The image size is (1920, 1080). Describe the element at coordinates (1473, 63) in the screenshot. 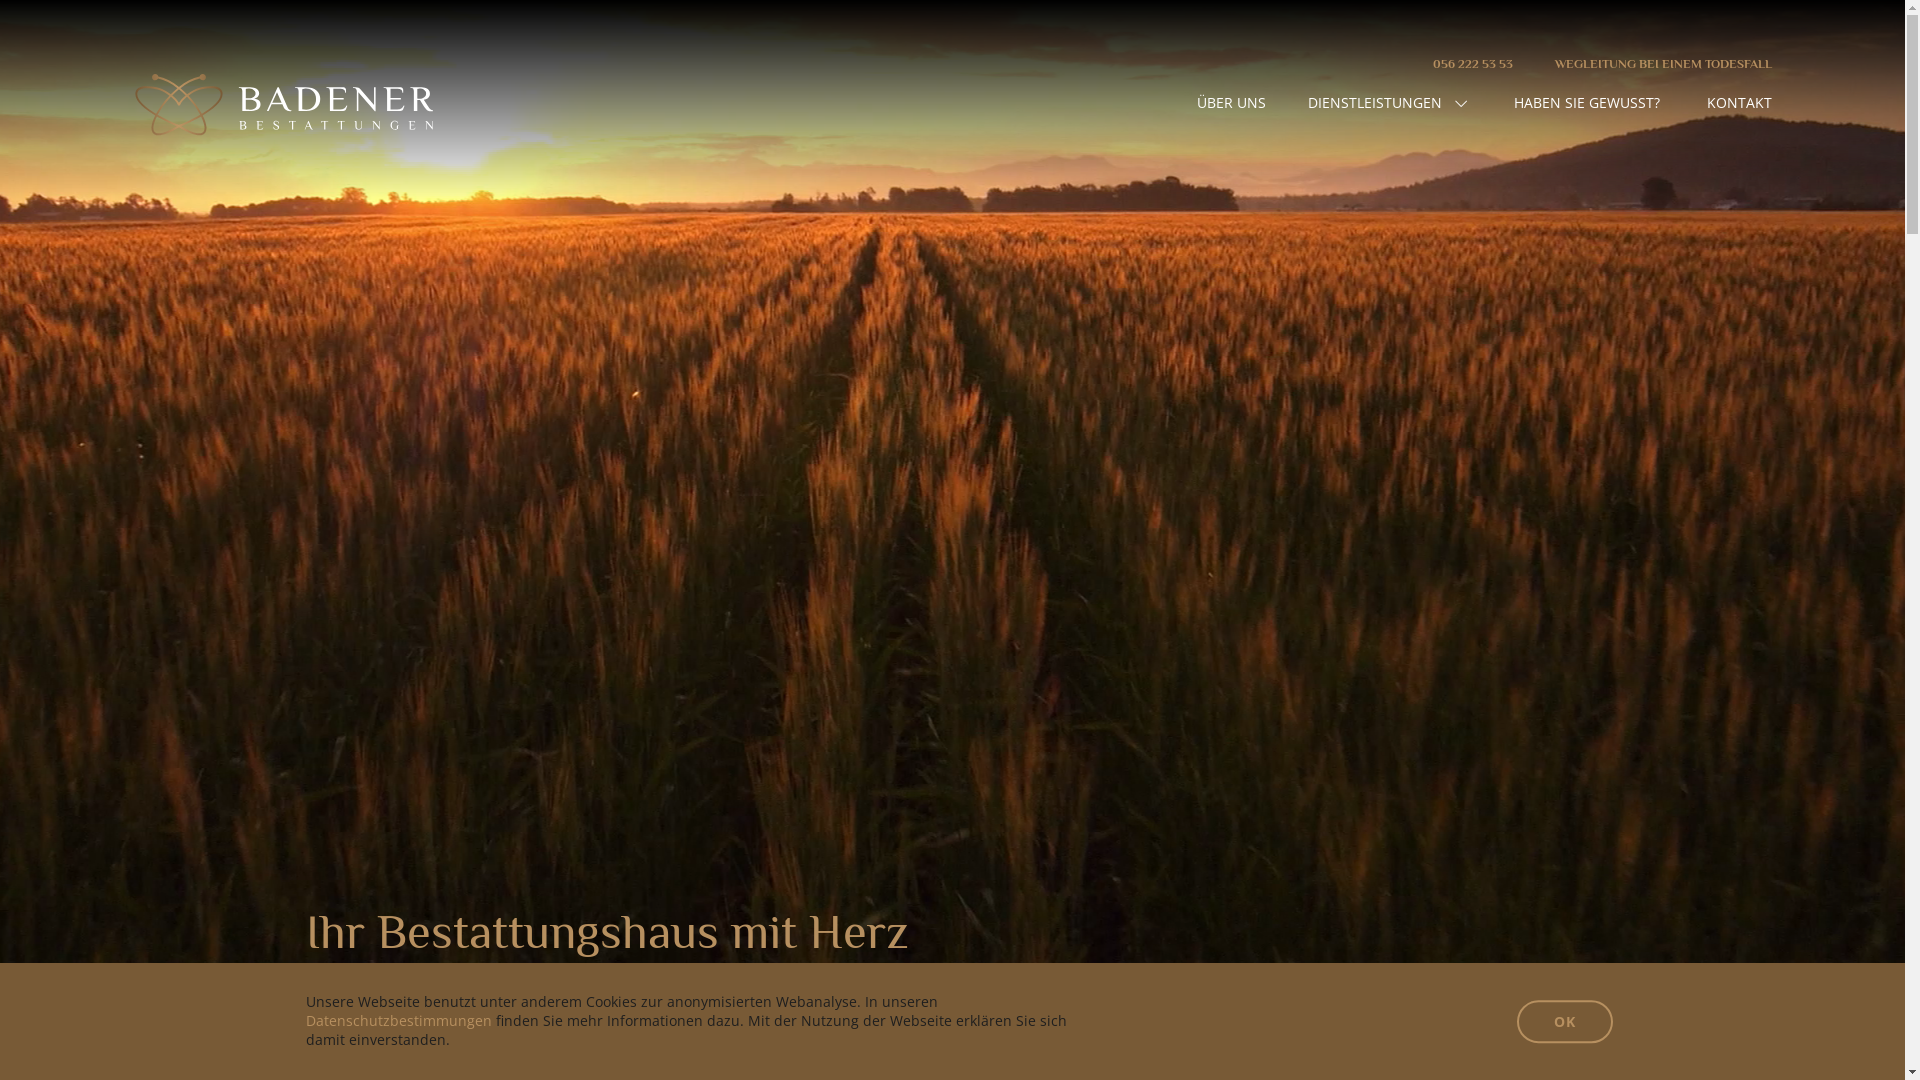

I see `'056 222 53 53'` at that location.